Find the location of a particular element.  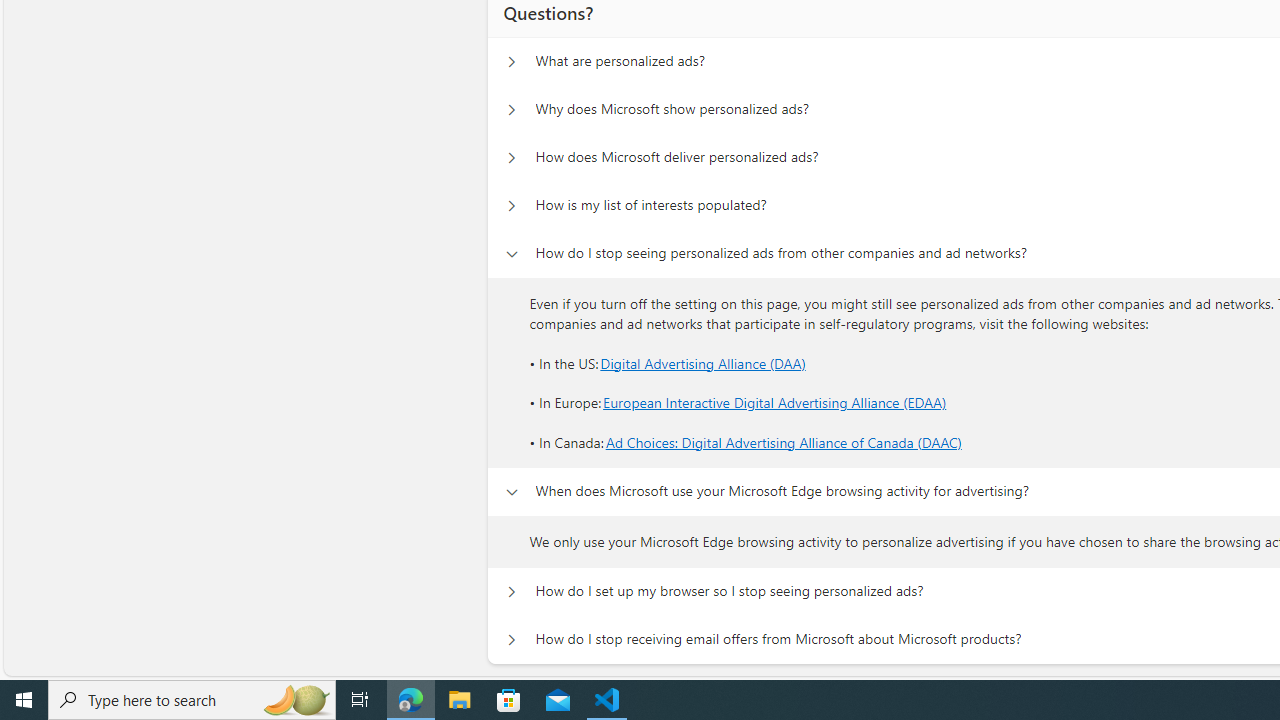

'European Interactive Digital Advertising Alliance (EDAA)' is located at coordinates (774, 403).